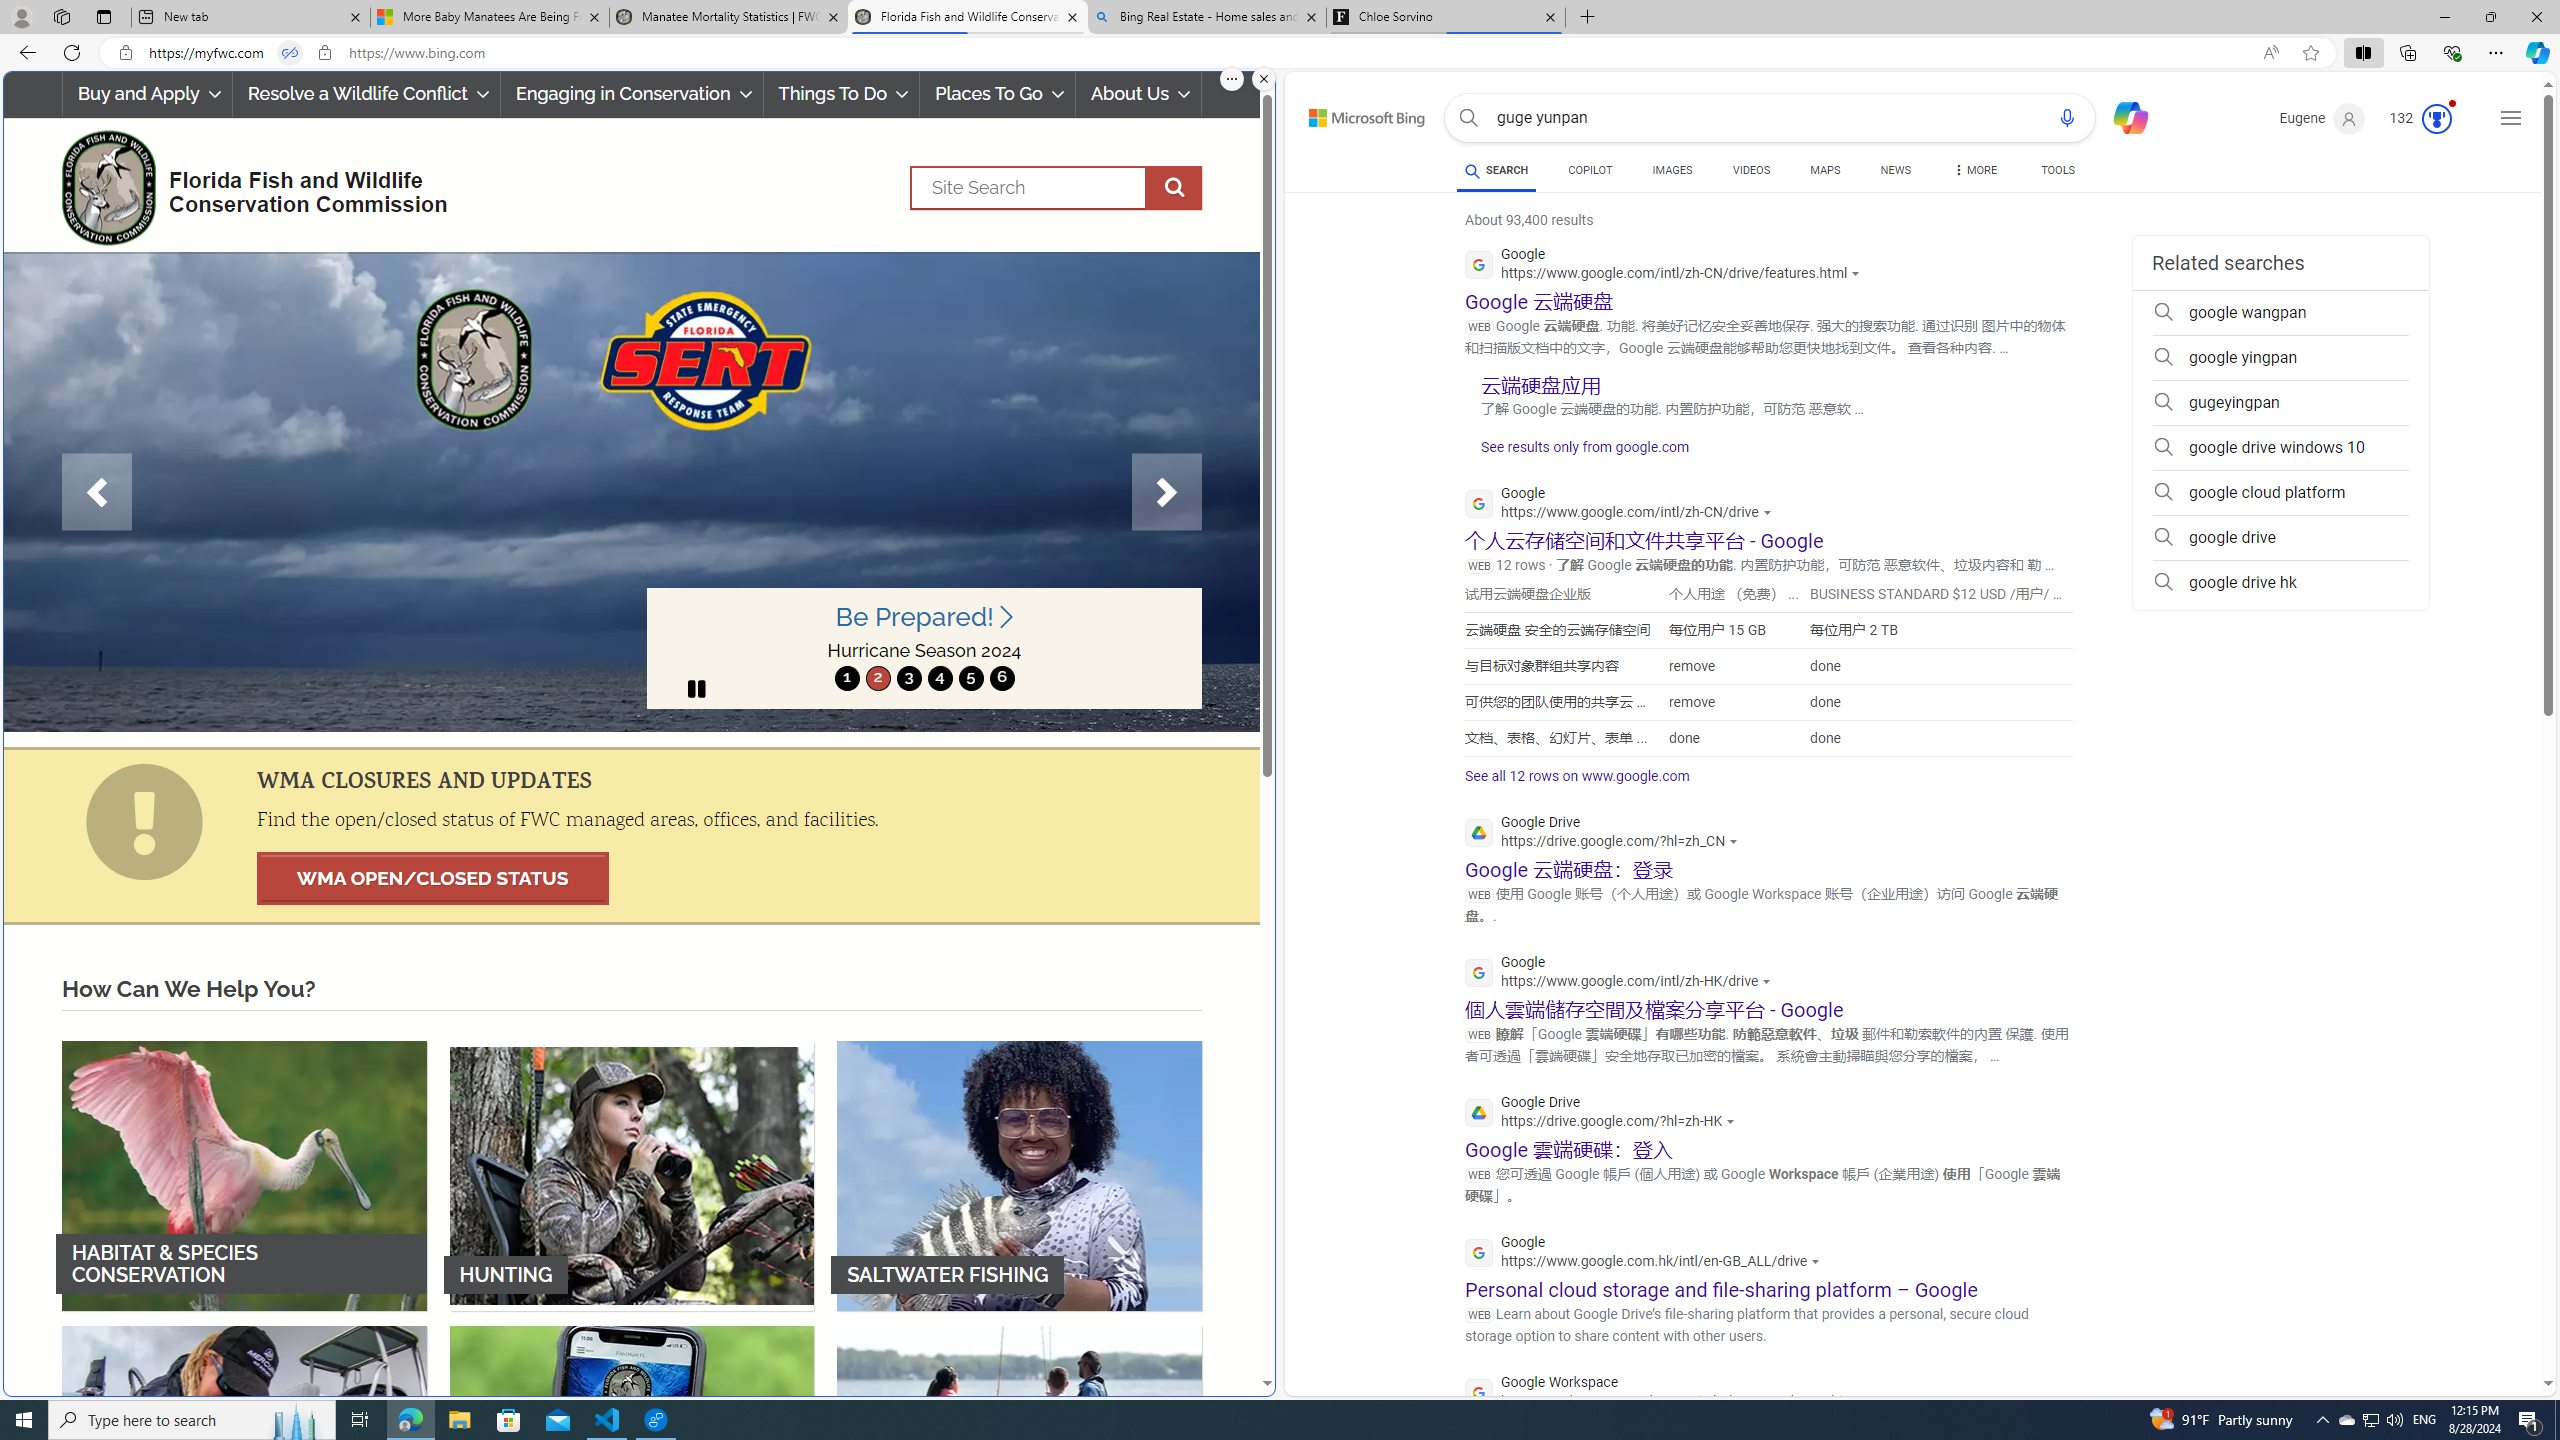 This screenshot has width=2560, height=1440. Describe the element at coordinates (2437, 118) in the screenshot. I see `'Class: medal-svg-animation'` at that location.